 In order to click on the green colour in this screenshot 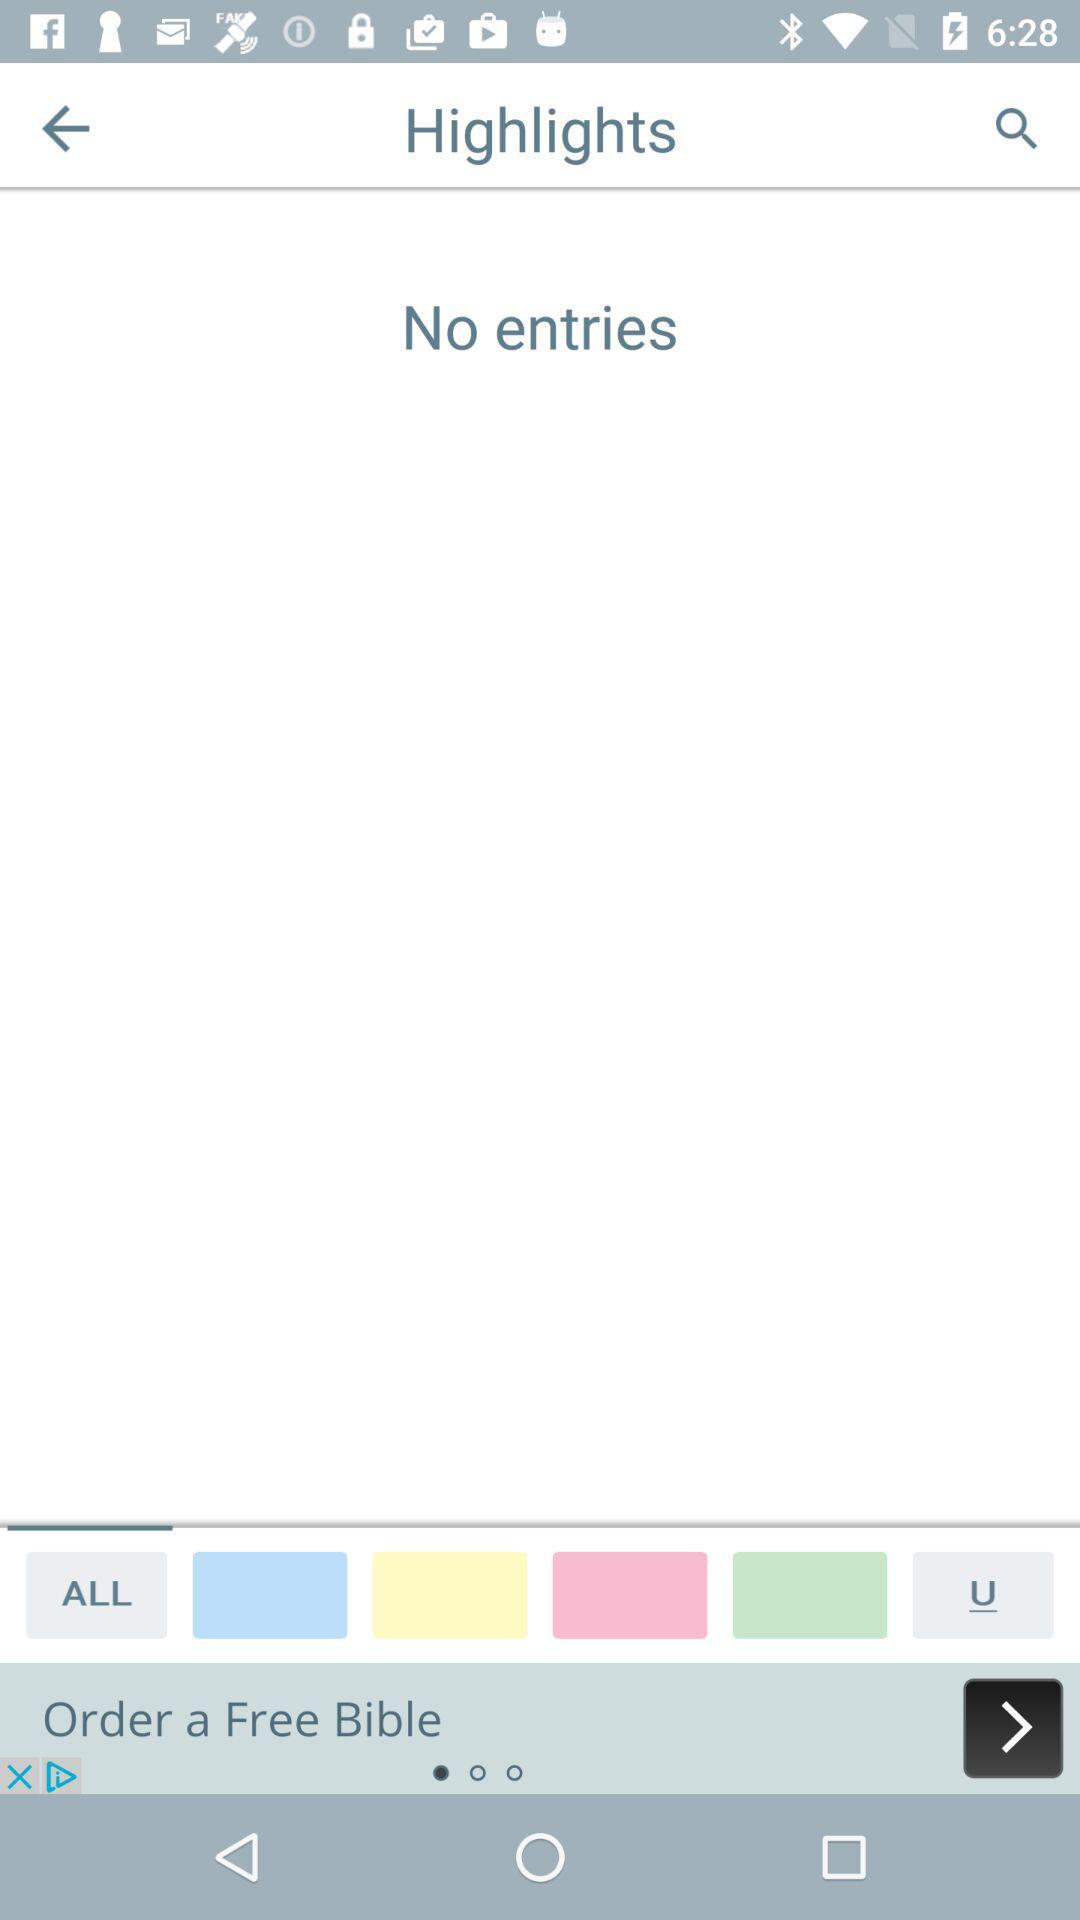, I will do `click(810, 1593)`.